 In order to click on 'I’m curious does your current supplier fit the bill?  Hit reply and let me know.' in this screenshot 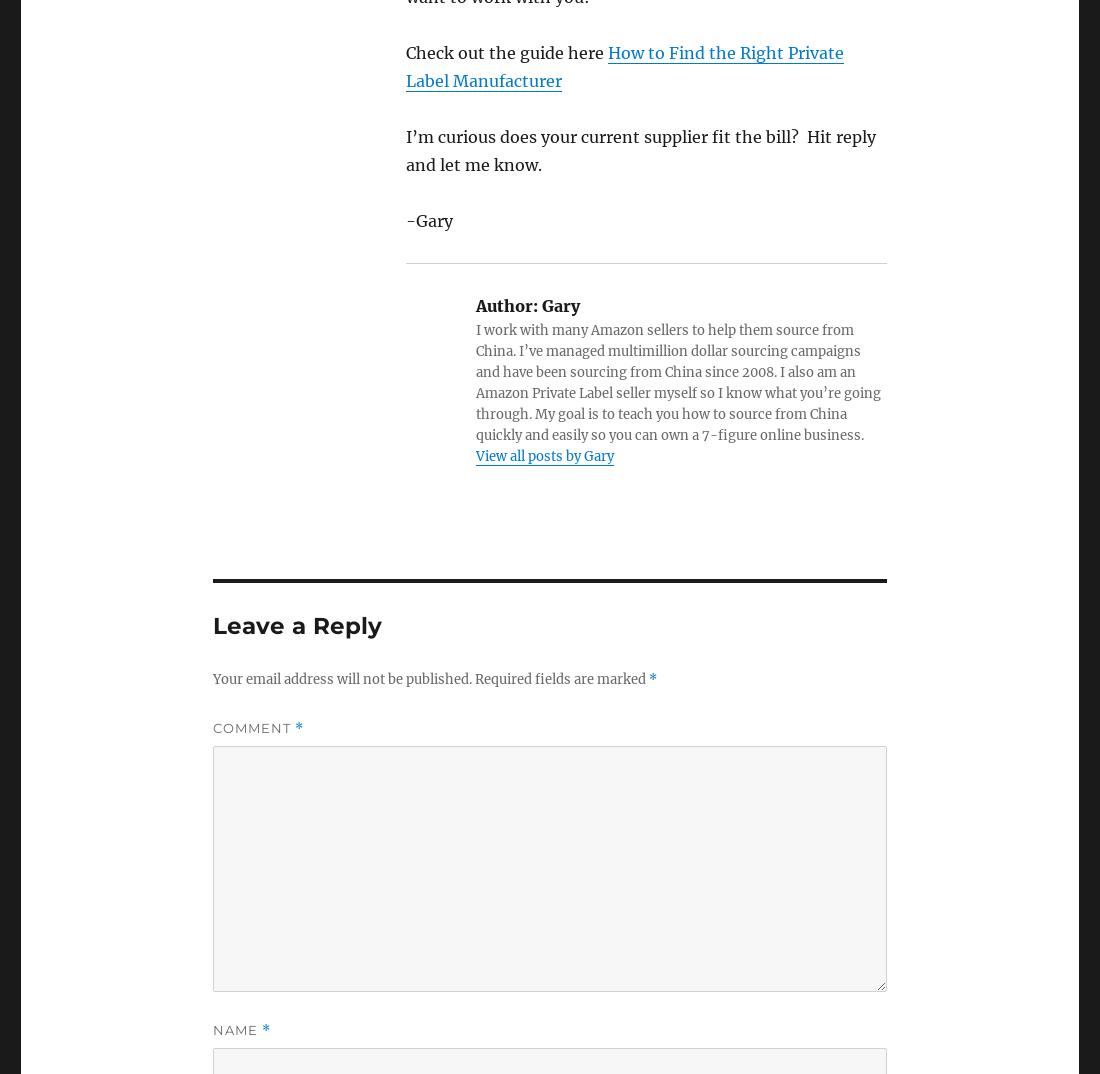, I will do `click(639, 149)`.